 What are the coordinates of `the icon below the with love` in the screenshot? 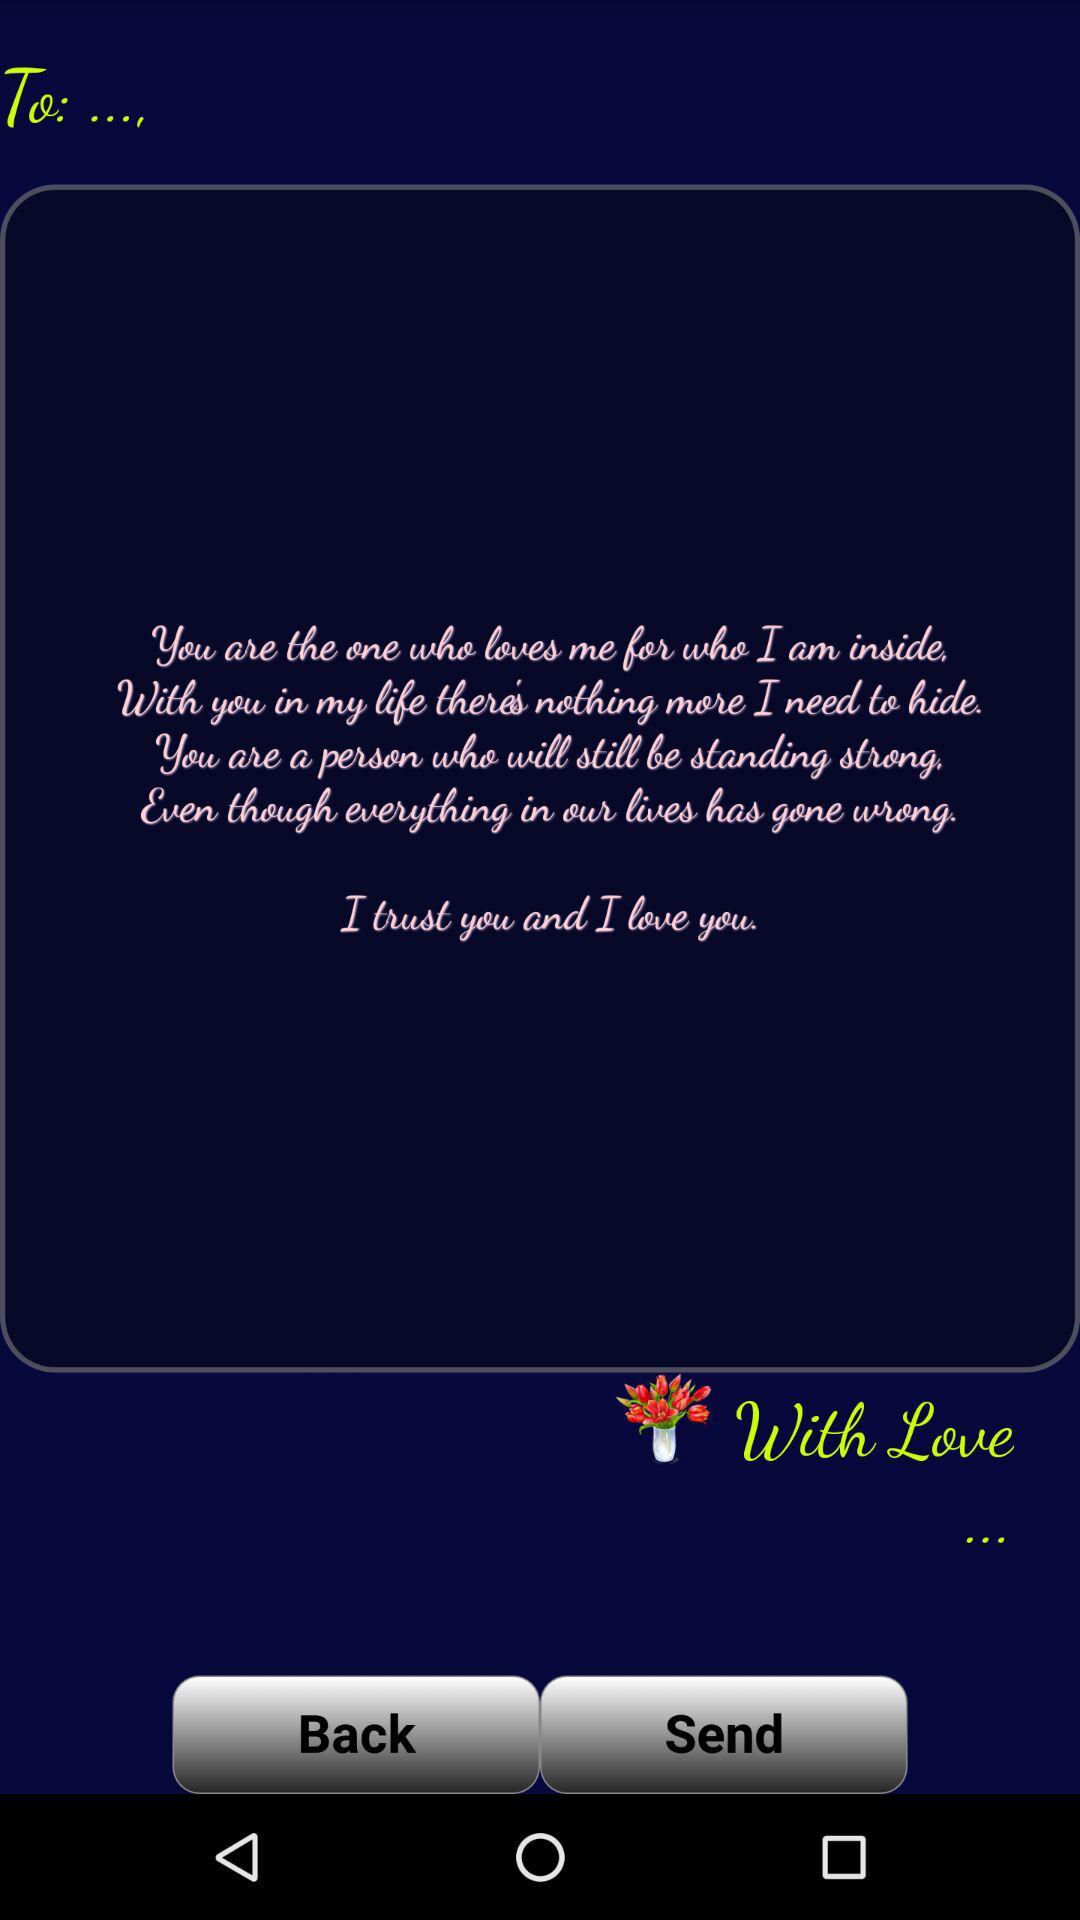 It's located at (723, 1733).